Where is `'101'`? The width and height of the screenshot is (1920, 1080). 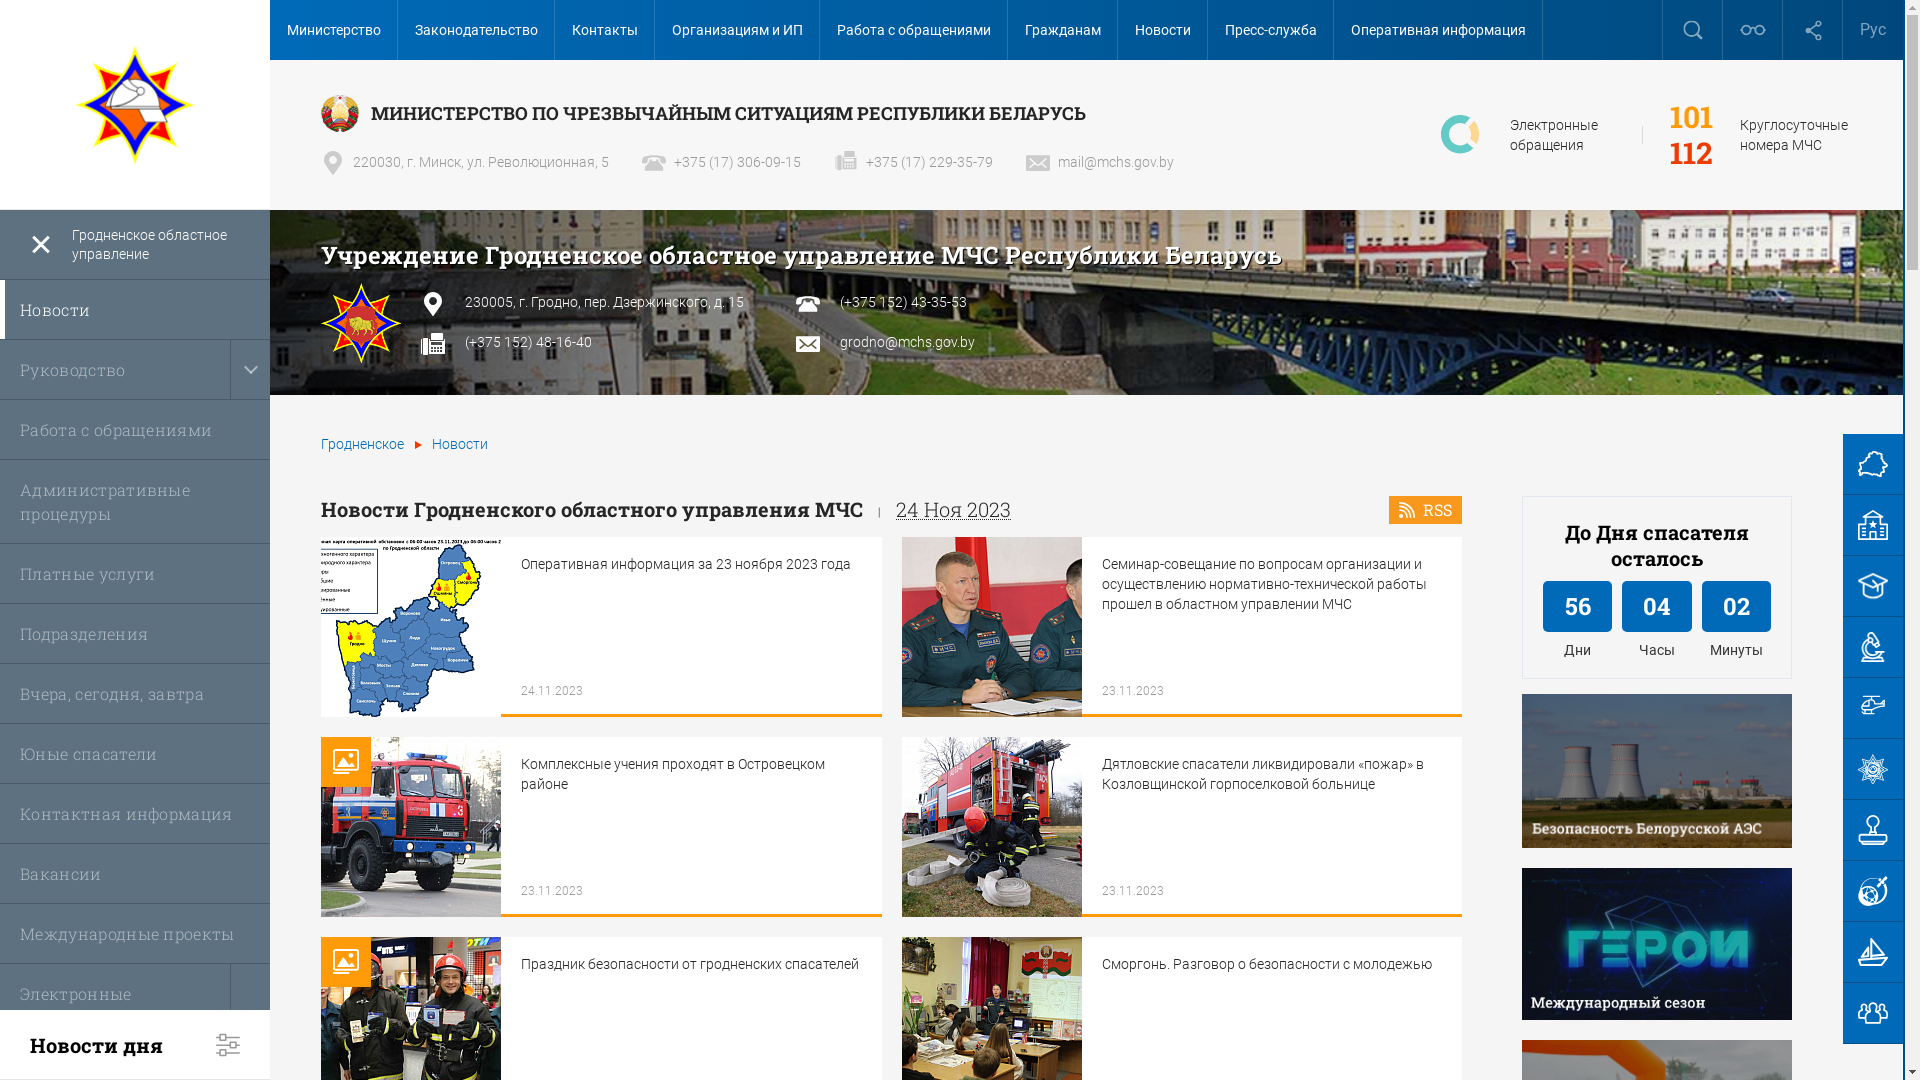
'101' is located at coordinates (1690, 116).